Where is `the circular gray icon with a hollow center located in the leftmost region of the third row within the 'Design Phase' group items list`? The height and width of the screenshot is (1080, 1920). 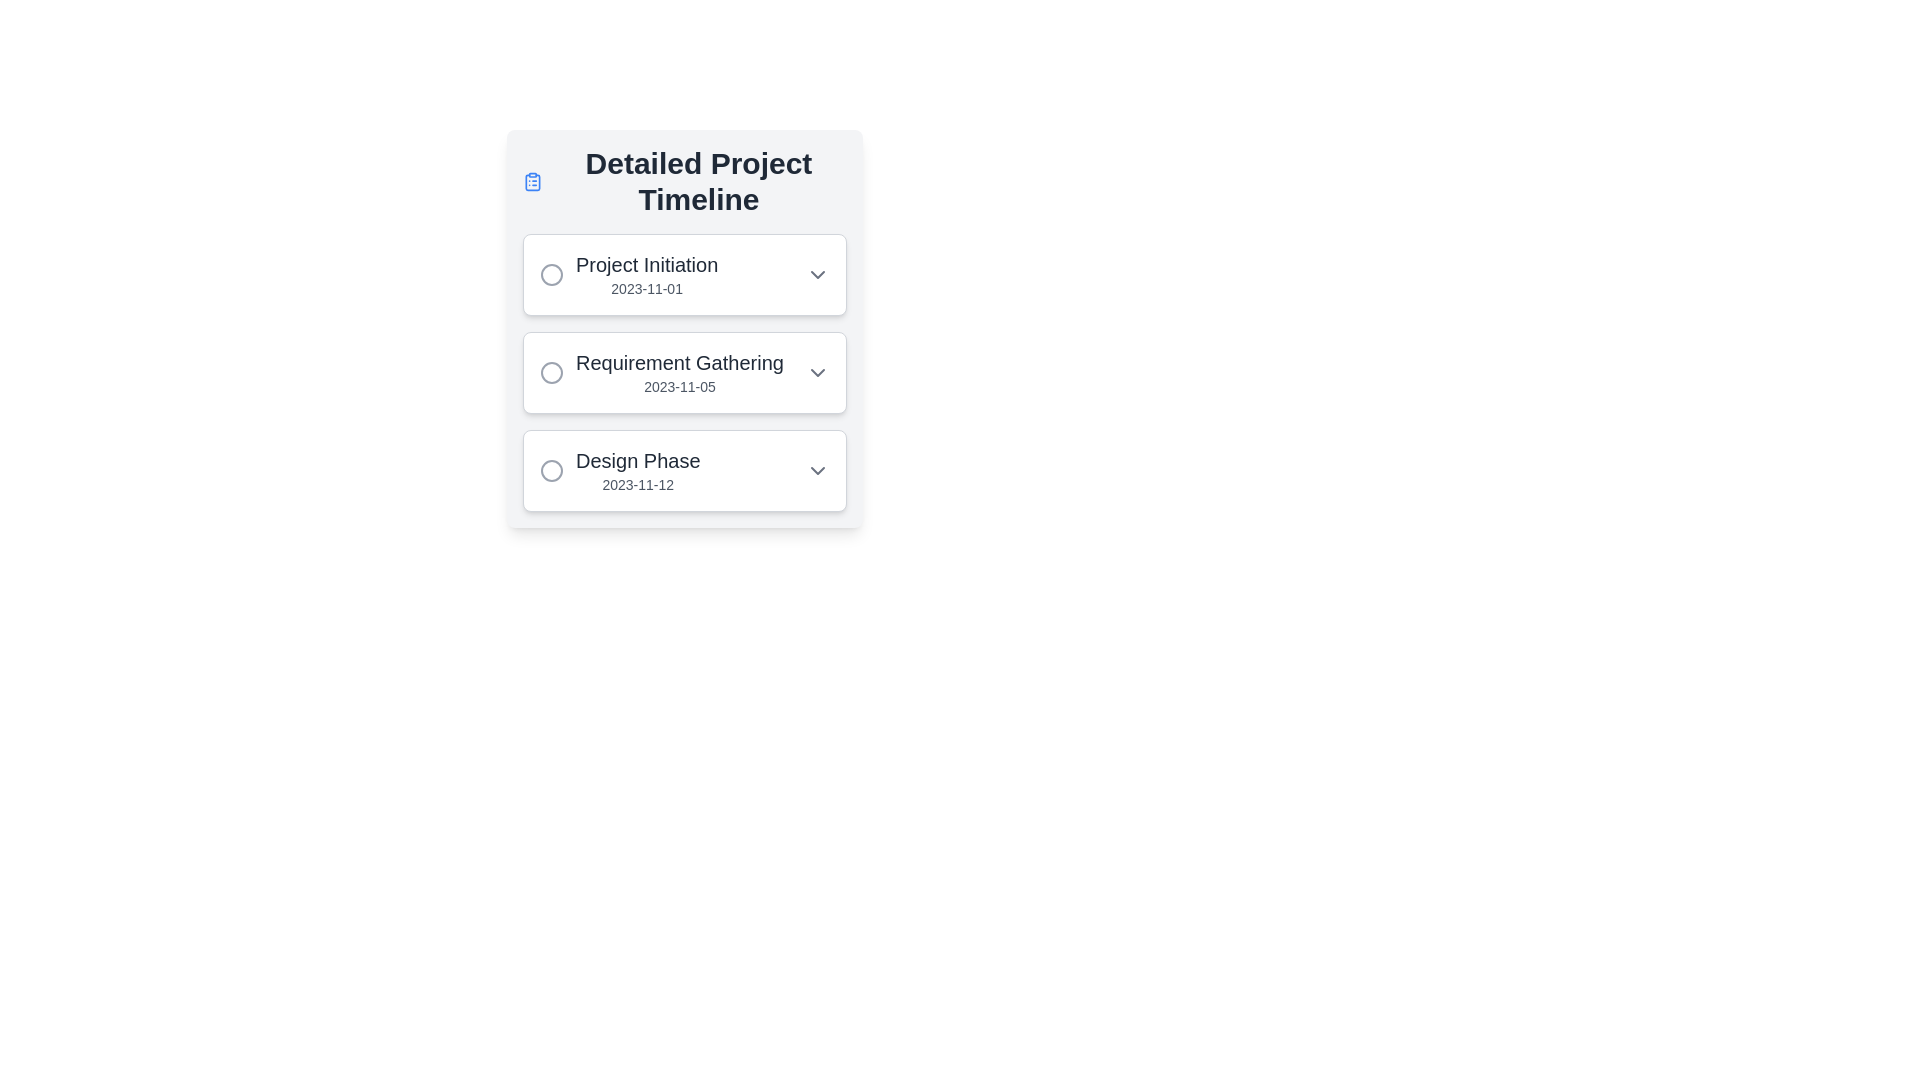 the circular gray icon with a hollow center located in the leftmost region of the third row within the 'Design Phase' group items list is located at coordinates (552, 470).